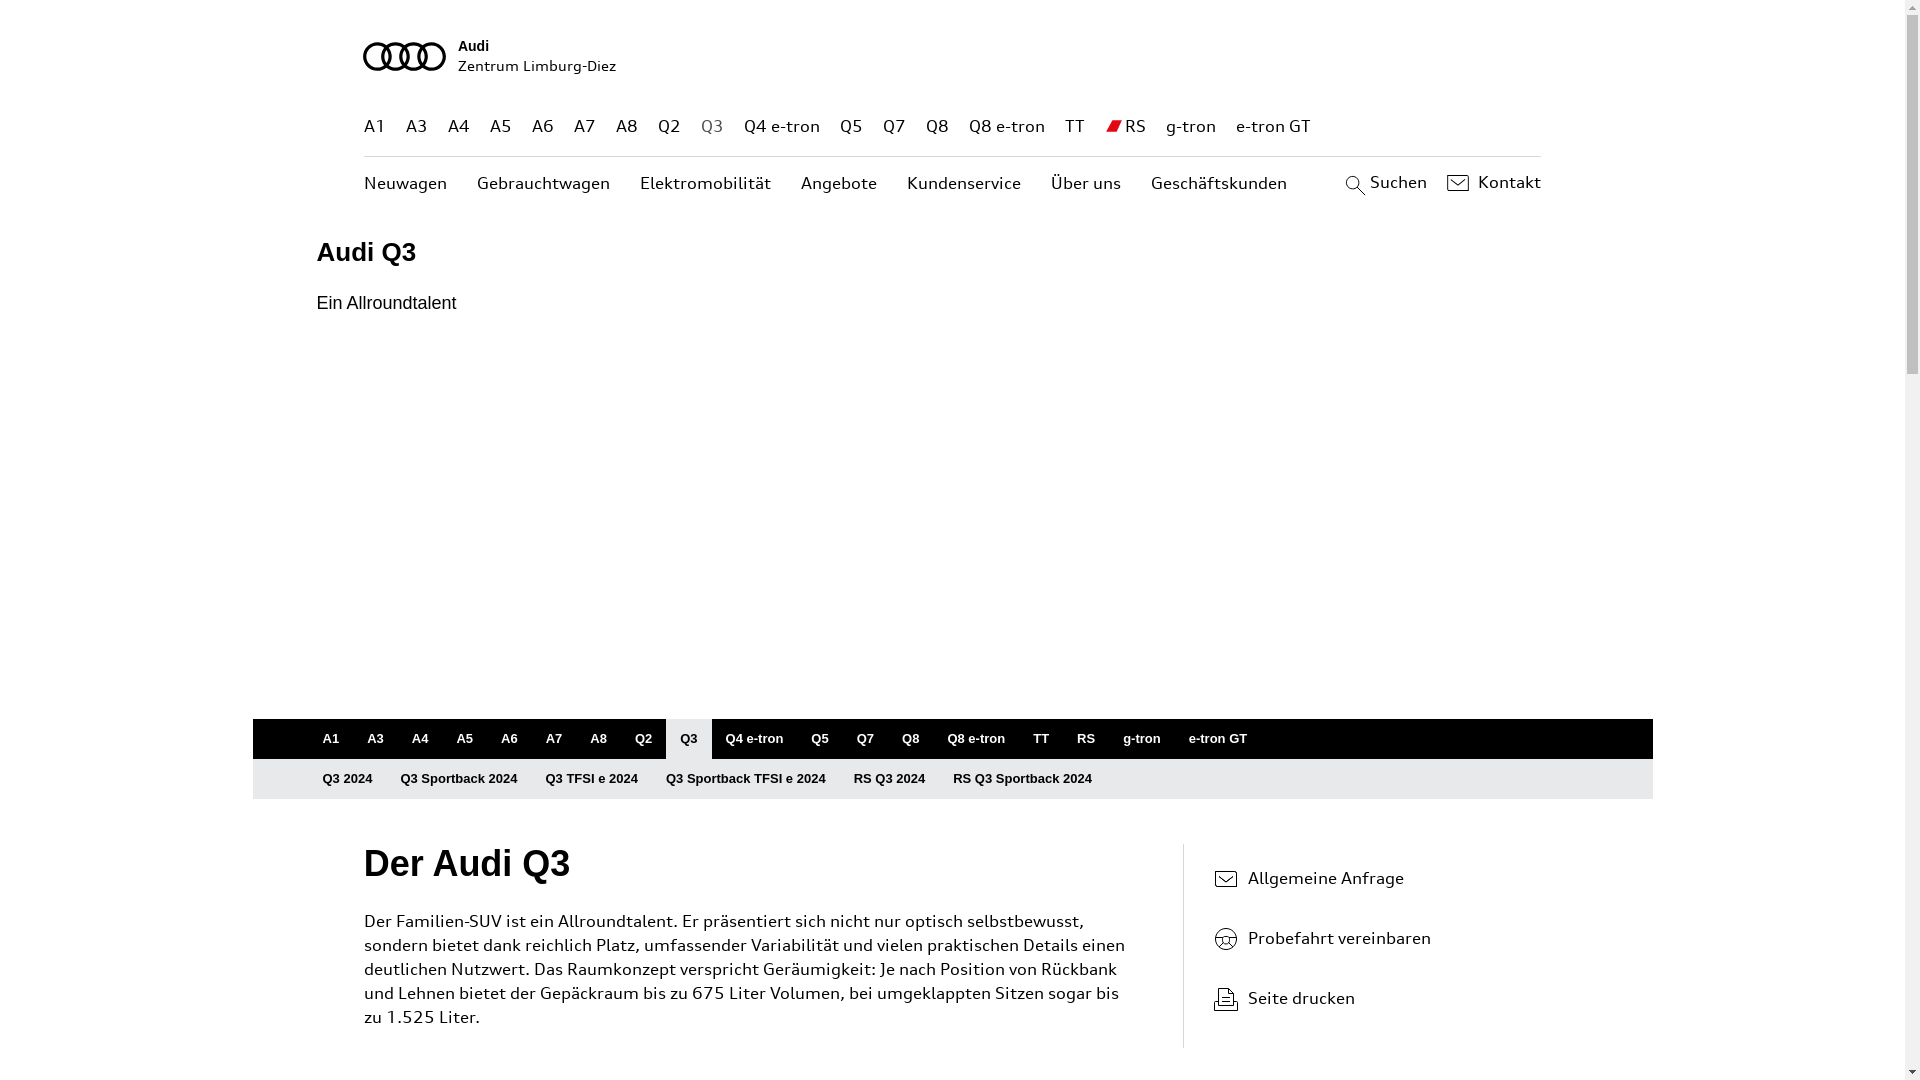  I want to click on 'Neuwagen', so click(404, 183).